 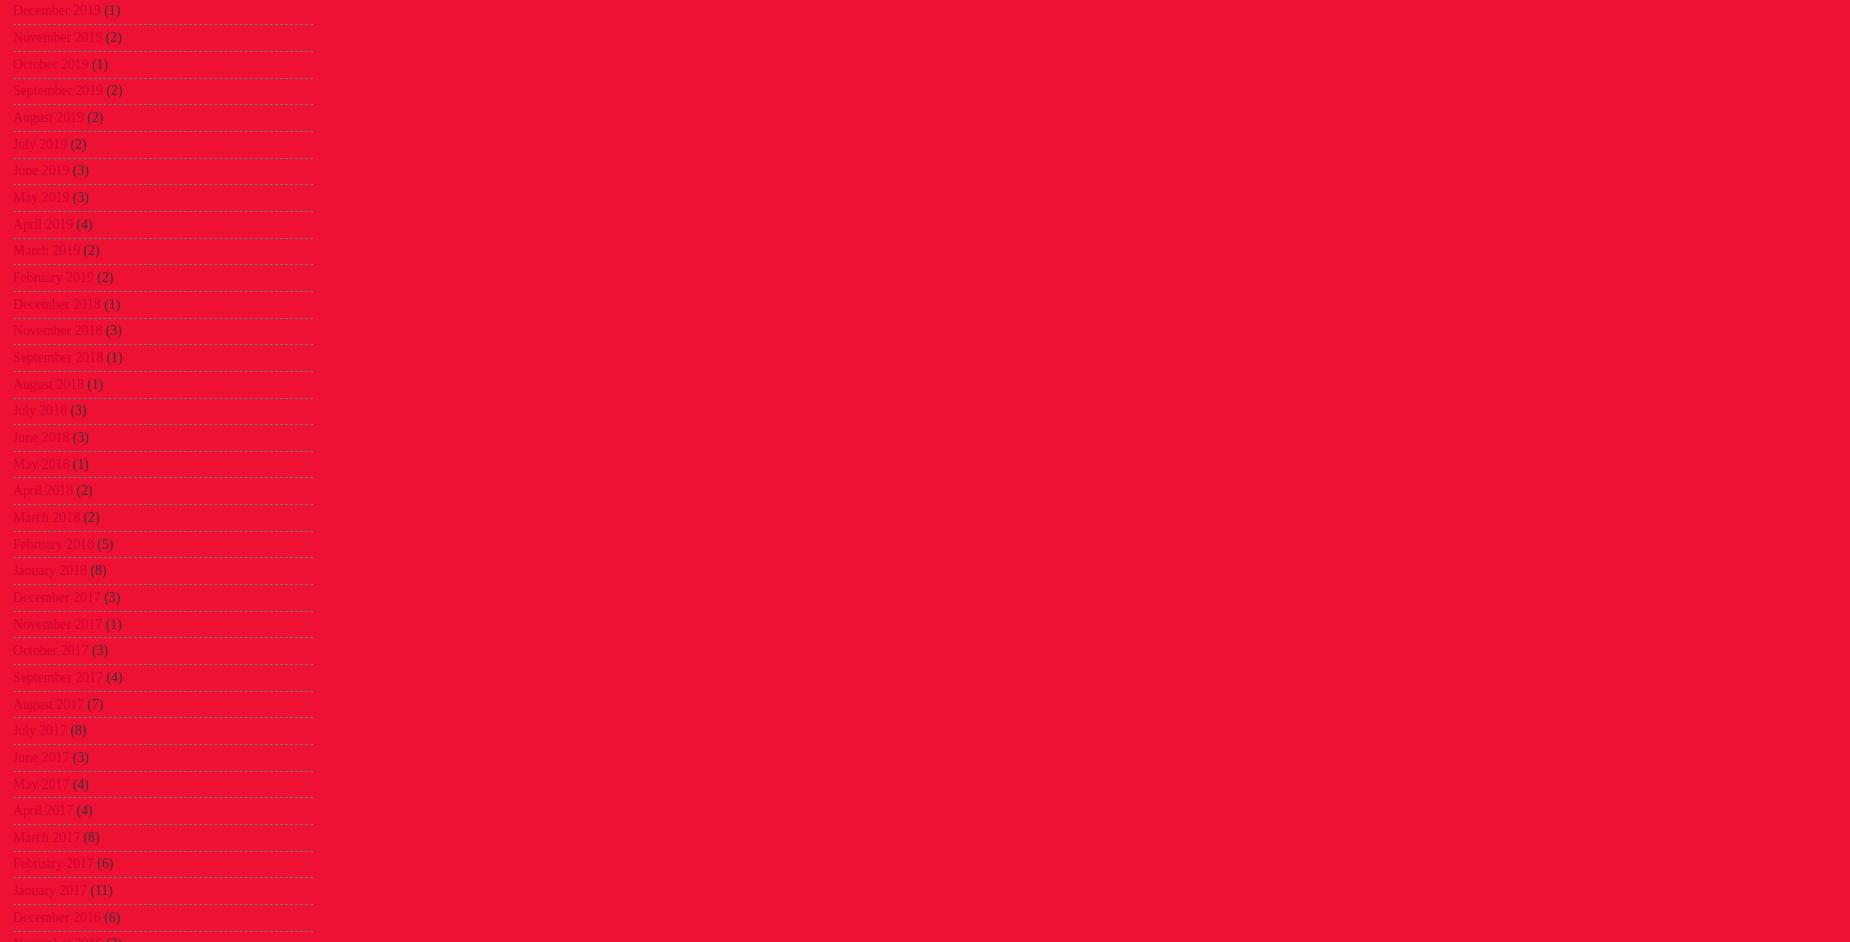 What do you see at coordinates (56, 37) in the screenshot?
I see `'November 2019'` at bounding box center [56, 37].